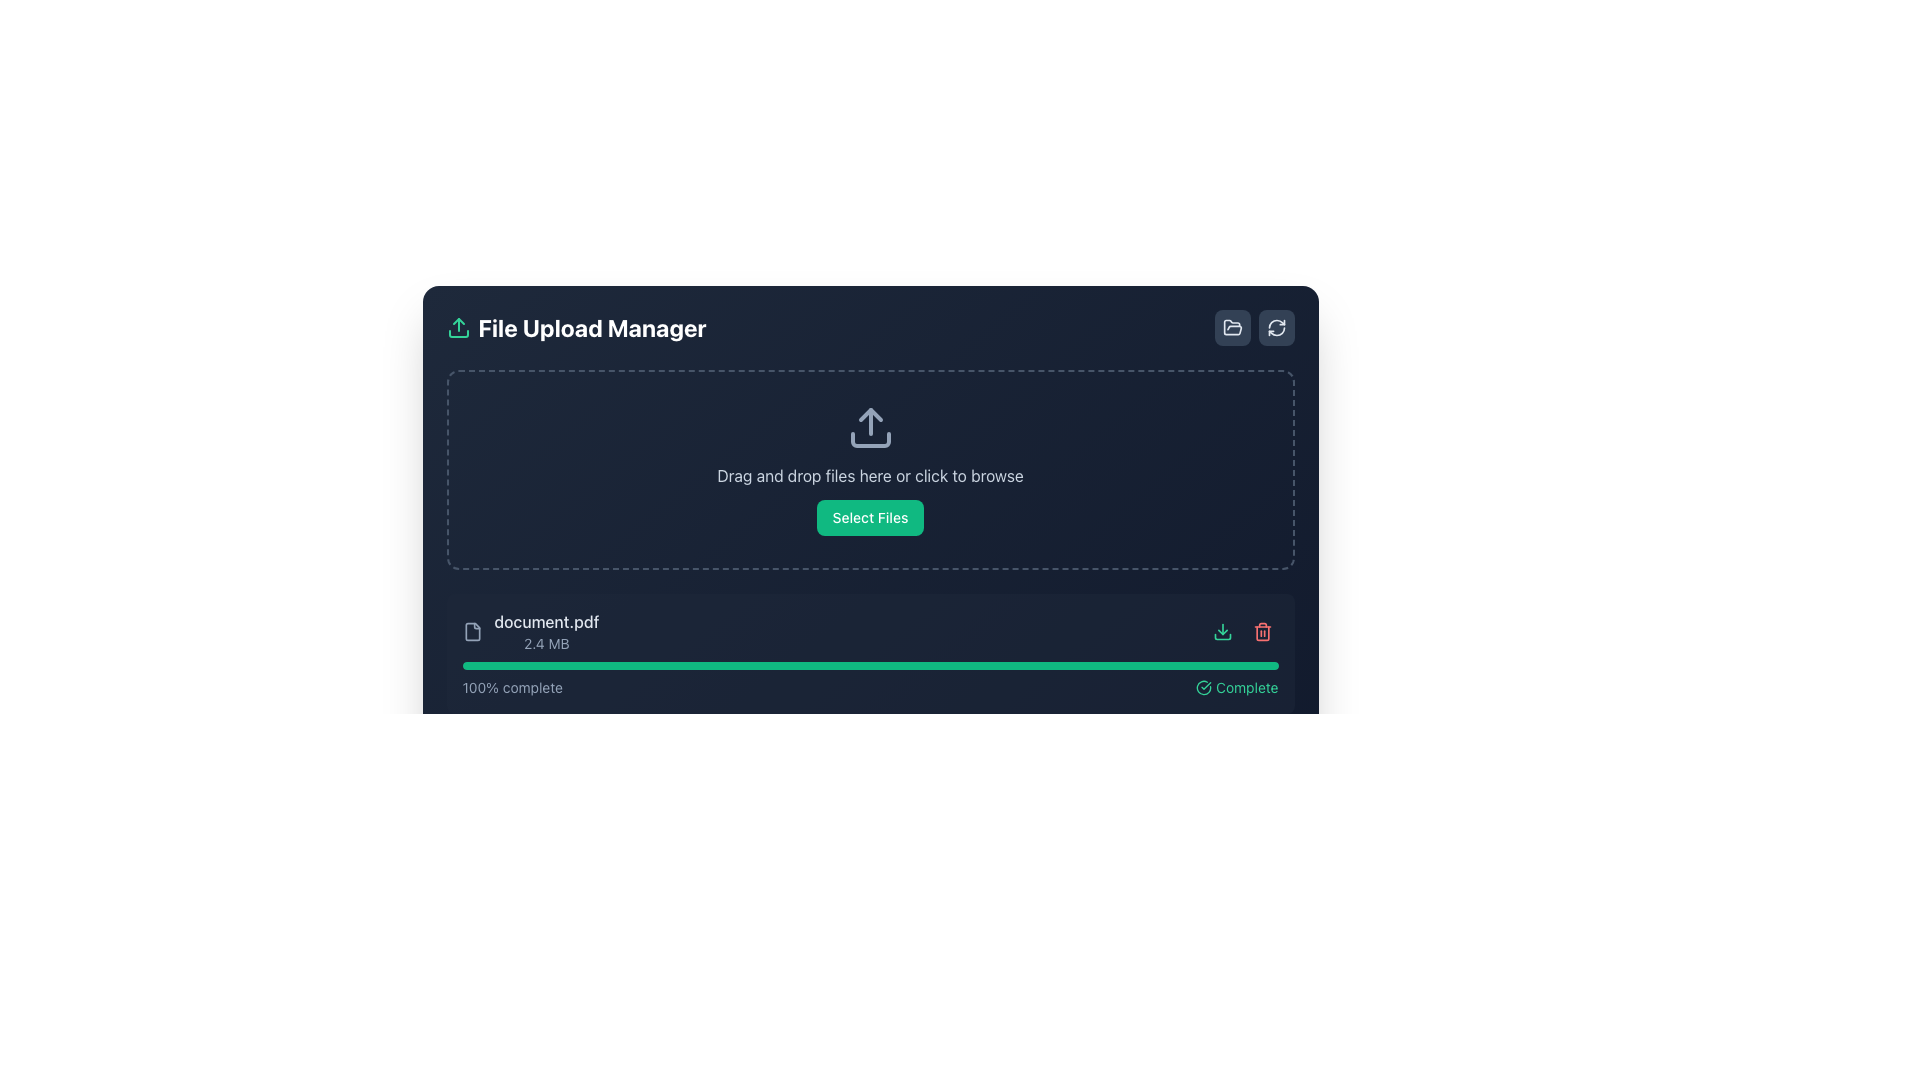 The height and width of the screenshot is (1080, 1920). What do you see at coordinates (1221, 632) in the screenshot?
I see `the Download button located in the bottom-right corner of the progress bar section, which is the leftmost icon next to the red trash bin icon, to initiate the file download` at bounding box center [1221, 632].